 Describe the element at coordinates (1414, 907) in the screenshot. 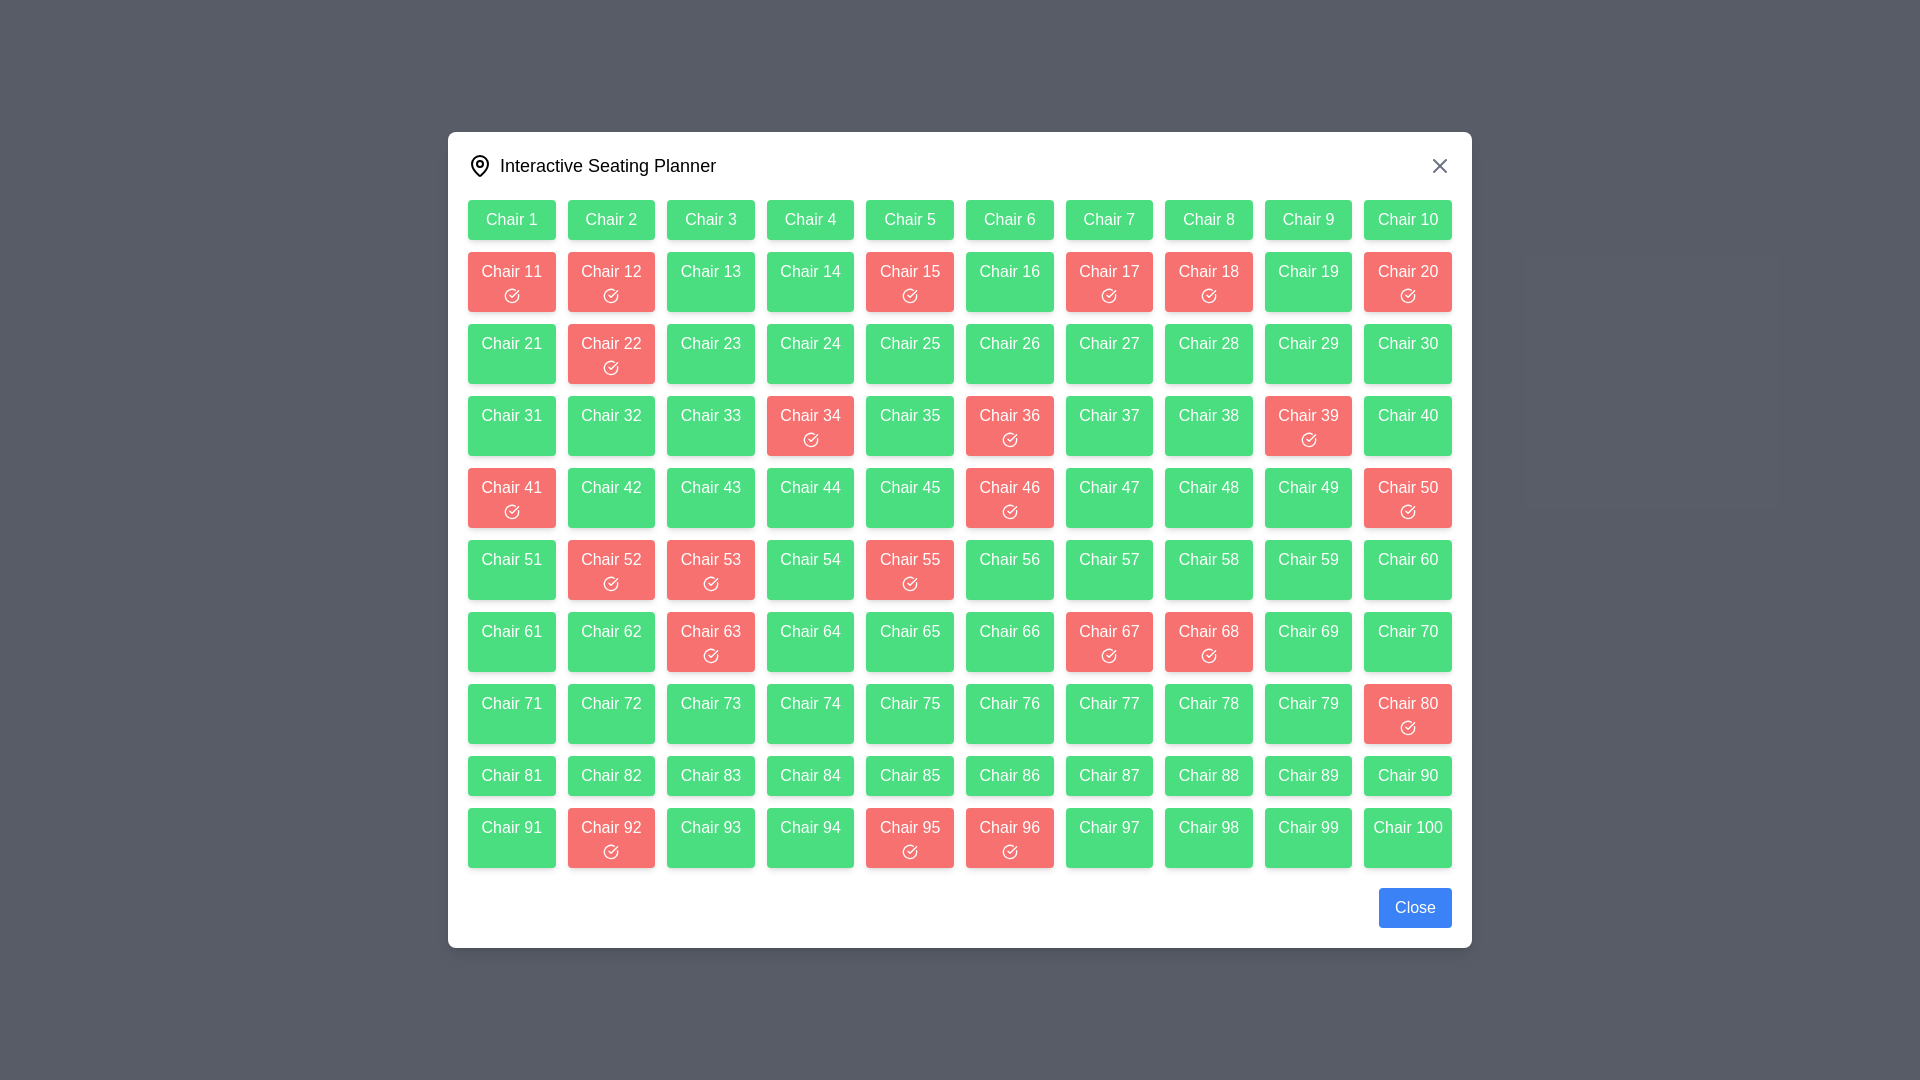

I see `'Close' button to dismiss the dialog` at that location.